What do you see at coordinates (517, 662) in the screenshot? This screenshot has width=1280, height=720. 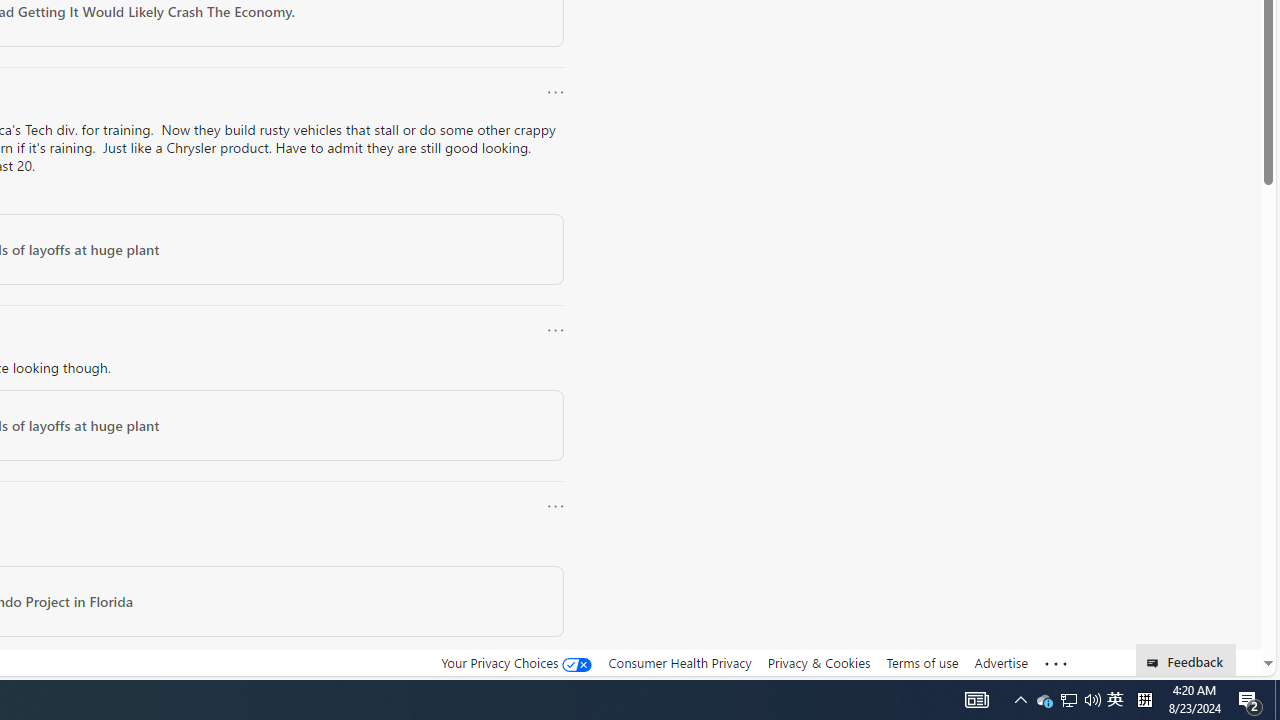 I see `'Your Privacy Choices'` at bounding box center [517, 662].